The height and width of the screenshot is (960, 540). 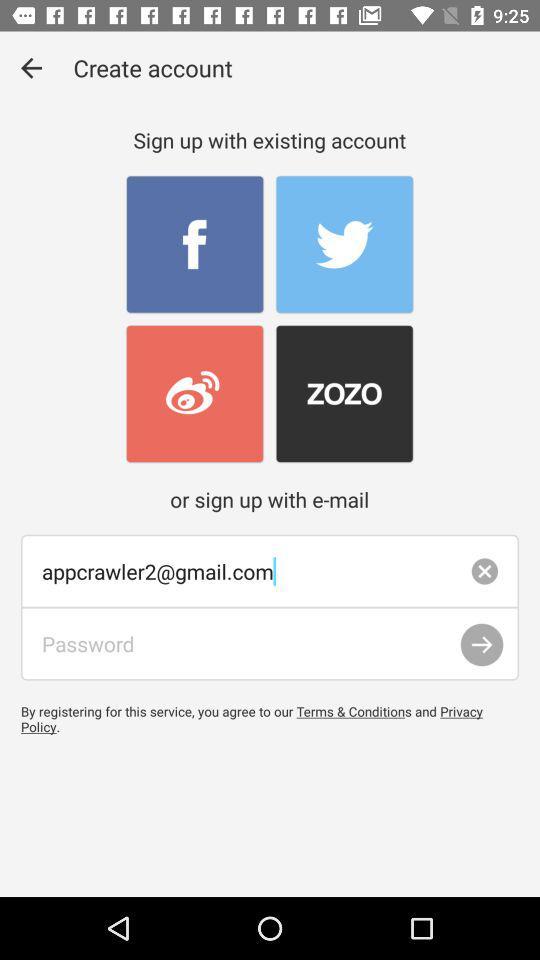 I want to click on the by registering for item, so click(x=270, y=719).